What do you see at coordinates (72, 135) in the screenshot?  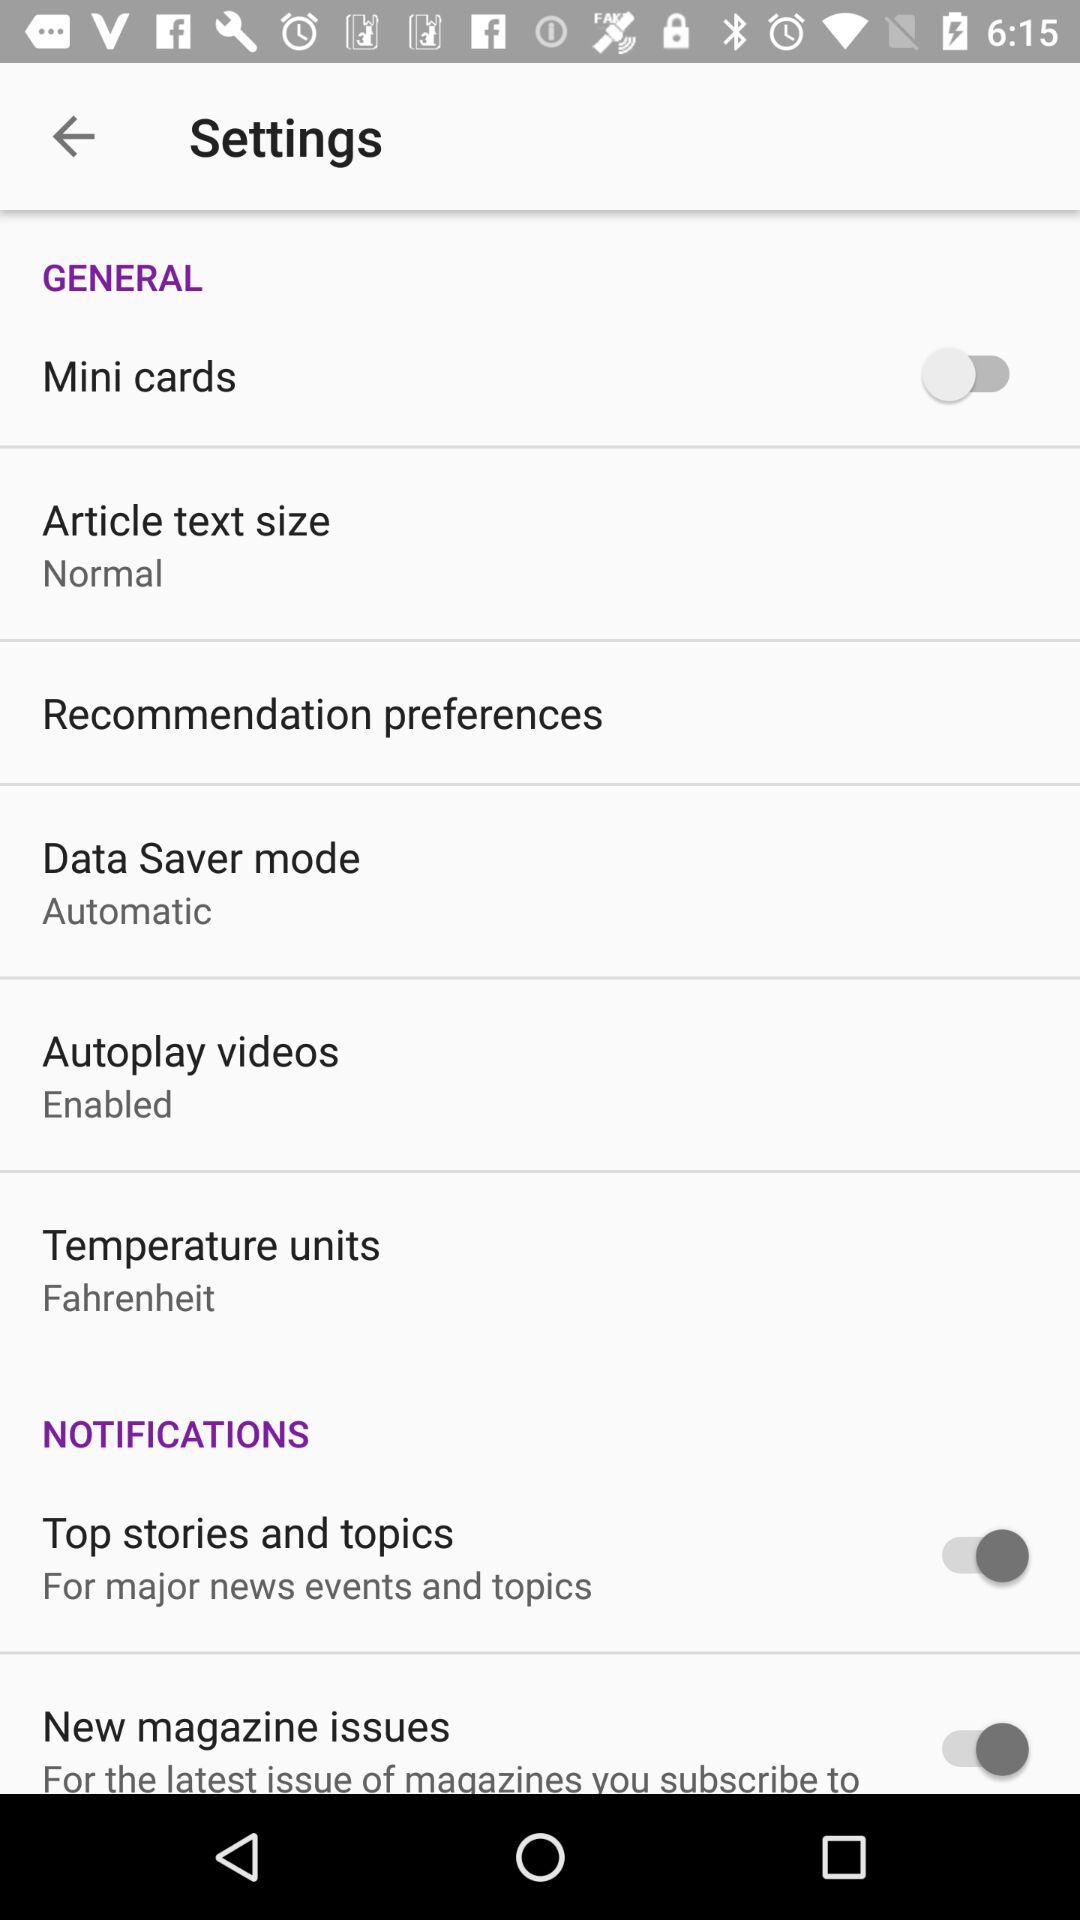 I see `item next to the settings icon` at bounding box center [72, 135].